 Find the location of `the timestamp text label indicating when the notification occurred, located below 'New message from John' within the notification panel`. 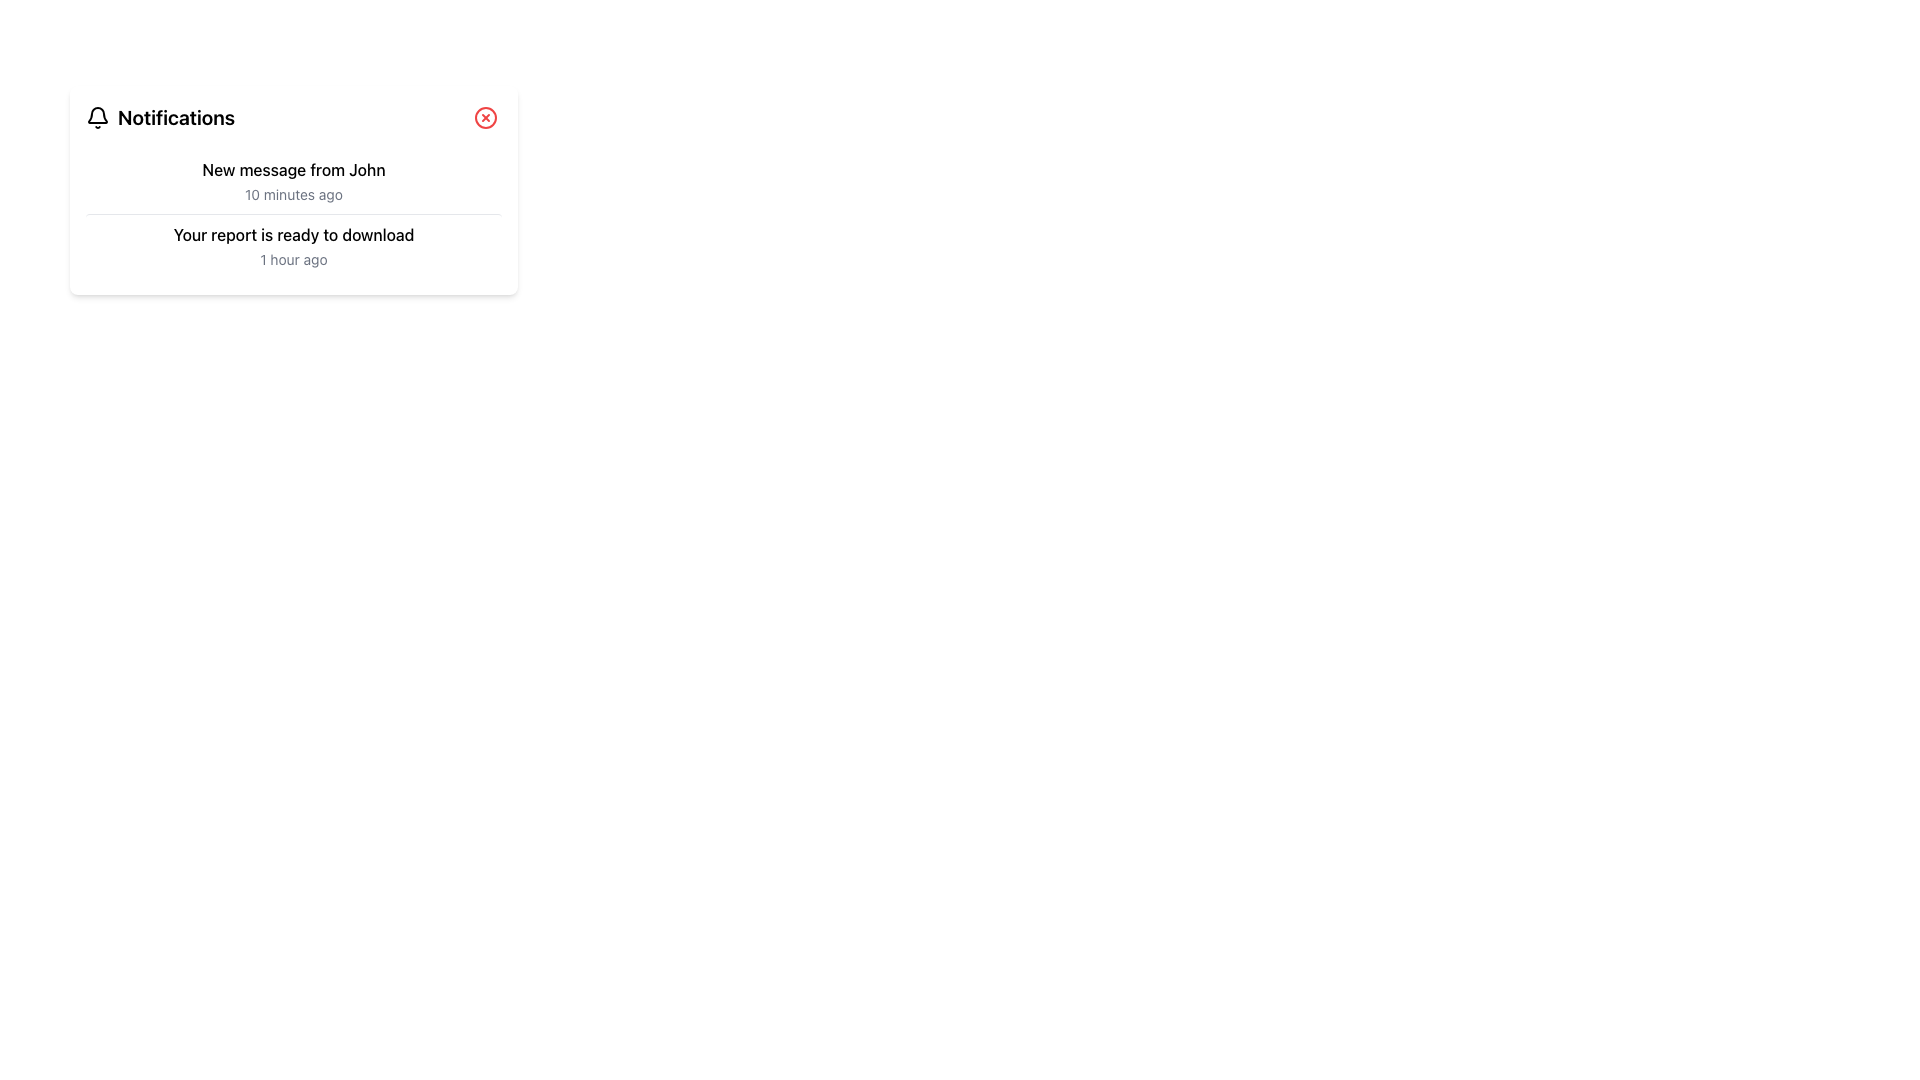

the timestamp text label indicating when the notification occurred, located below 'New message from John' within the notification panel is located at coordinates (292, 194).